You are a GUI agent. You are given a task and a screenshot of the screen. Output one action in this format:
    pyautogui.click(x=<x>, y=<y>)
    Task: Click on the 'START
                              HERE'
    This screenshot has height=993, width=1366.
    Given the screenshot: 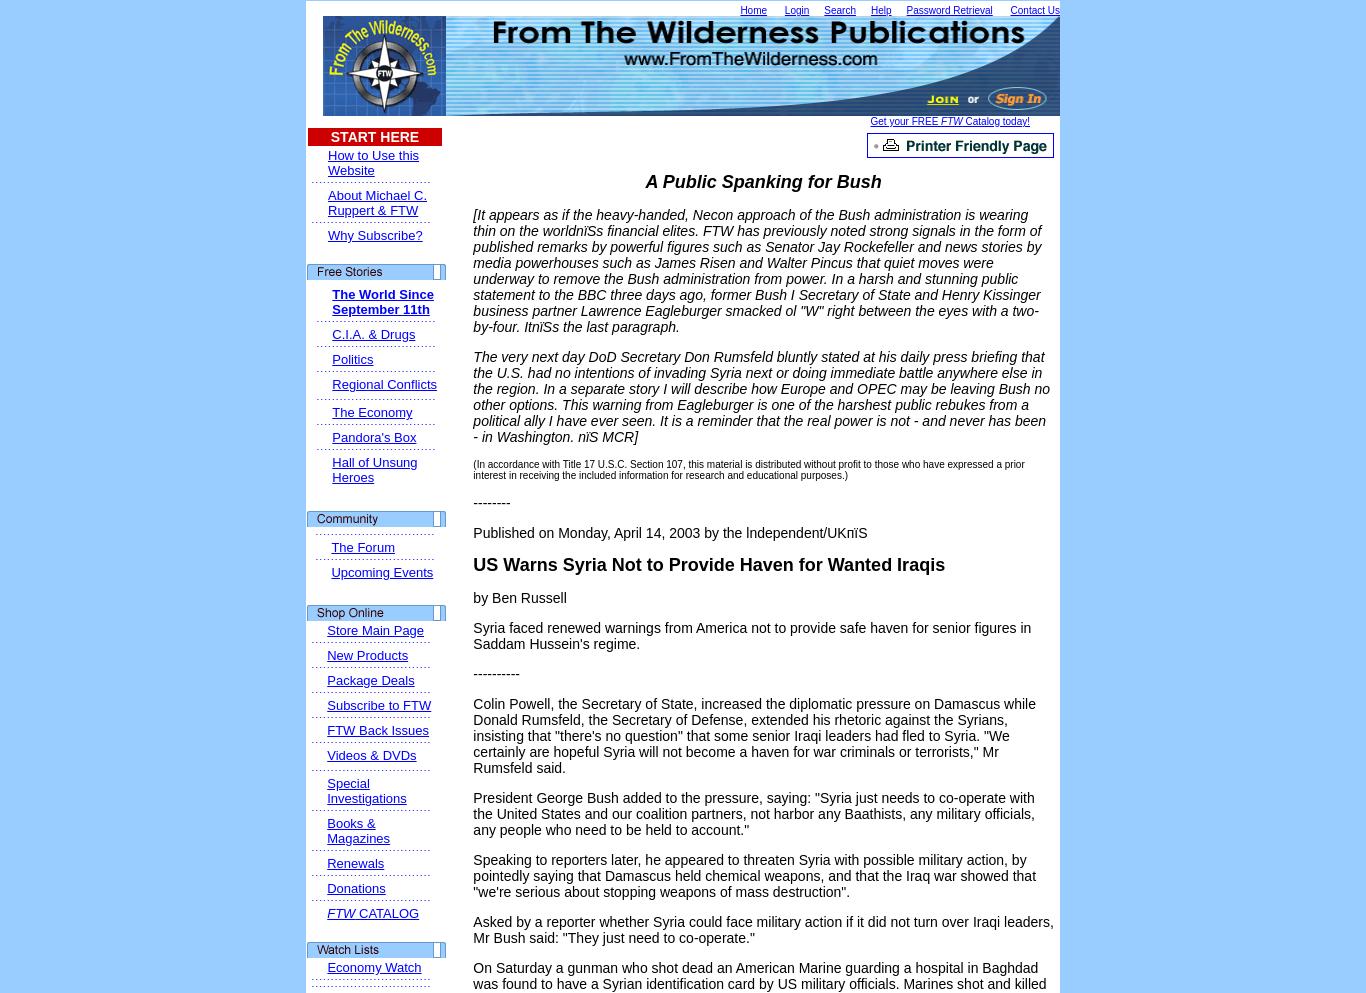 What is the action you would take?
    pyautogui.click(x=373, y=137)
    